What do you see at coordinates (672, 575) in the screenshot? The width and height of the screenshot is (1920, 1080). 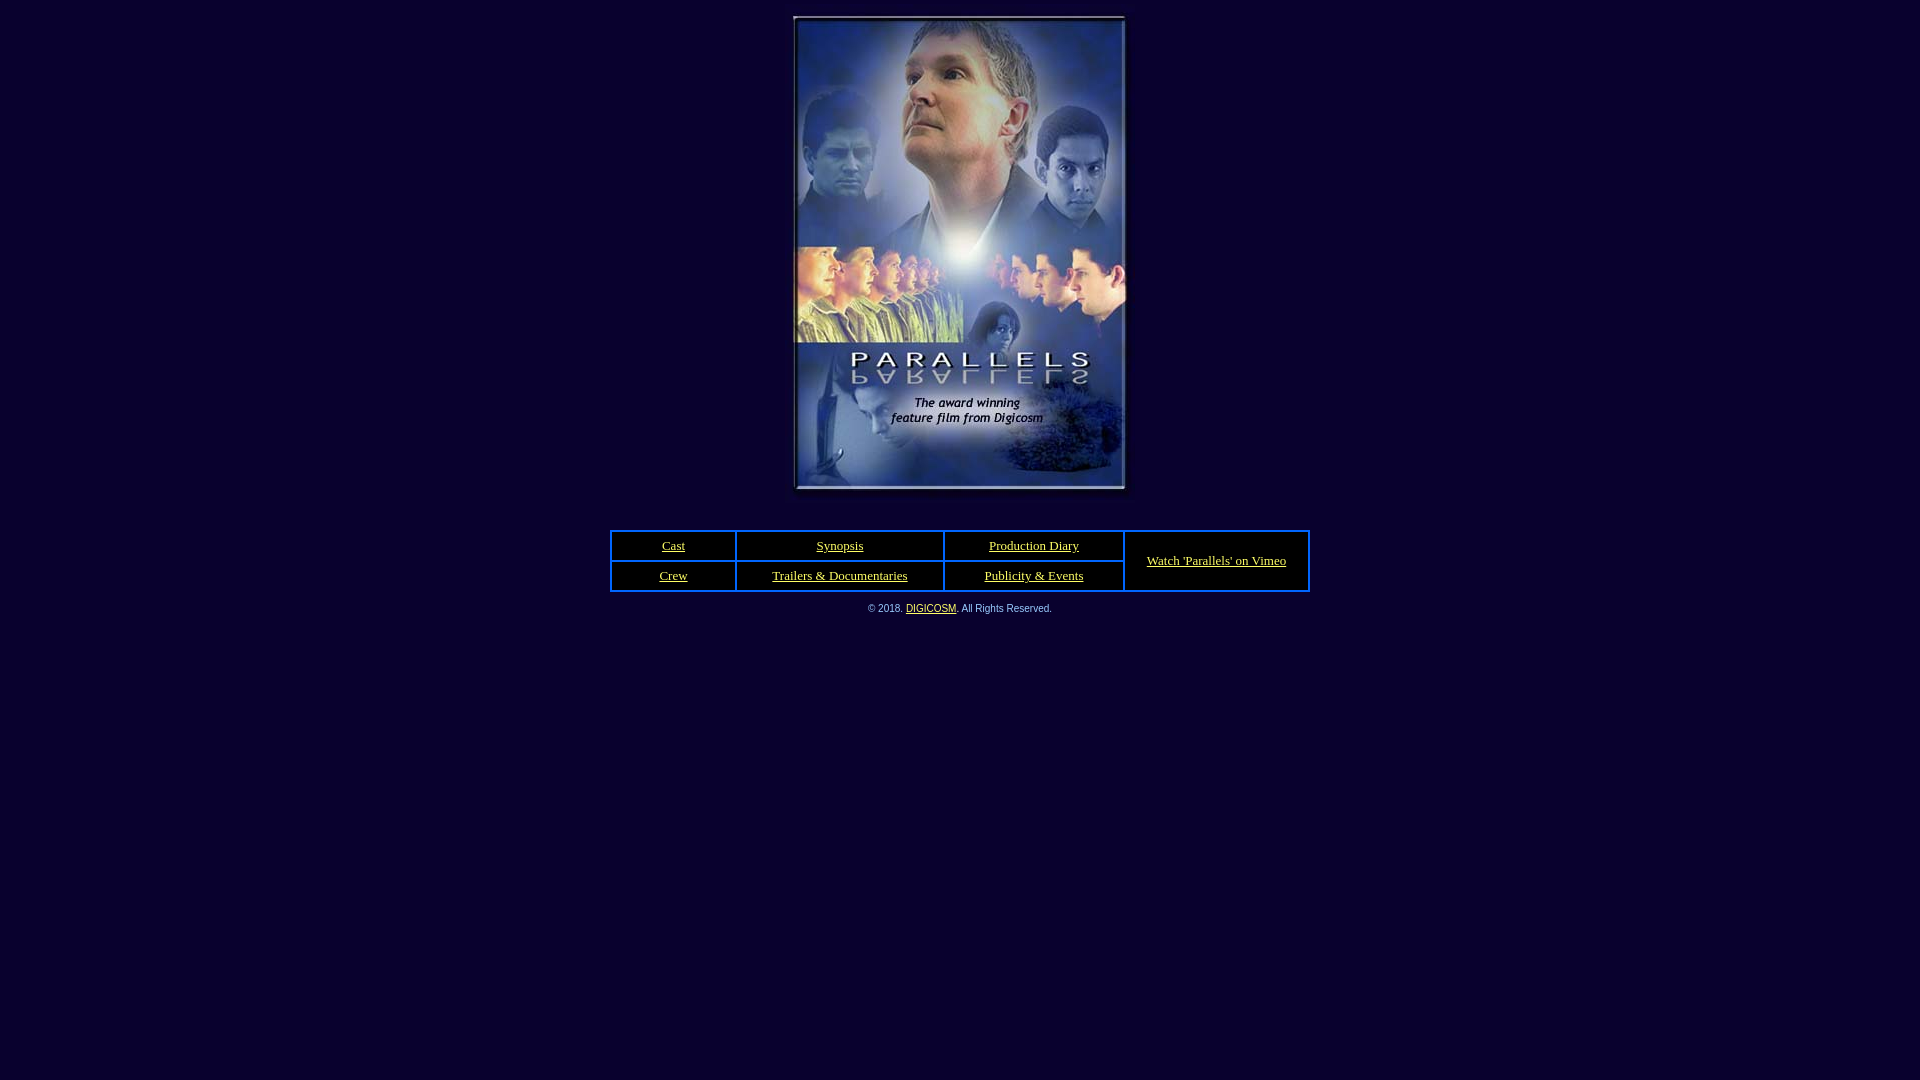 I see `'Crew'` at bounding box center [672, 575].